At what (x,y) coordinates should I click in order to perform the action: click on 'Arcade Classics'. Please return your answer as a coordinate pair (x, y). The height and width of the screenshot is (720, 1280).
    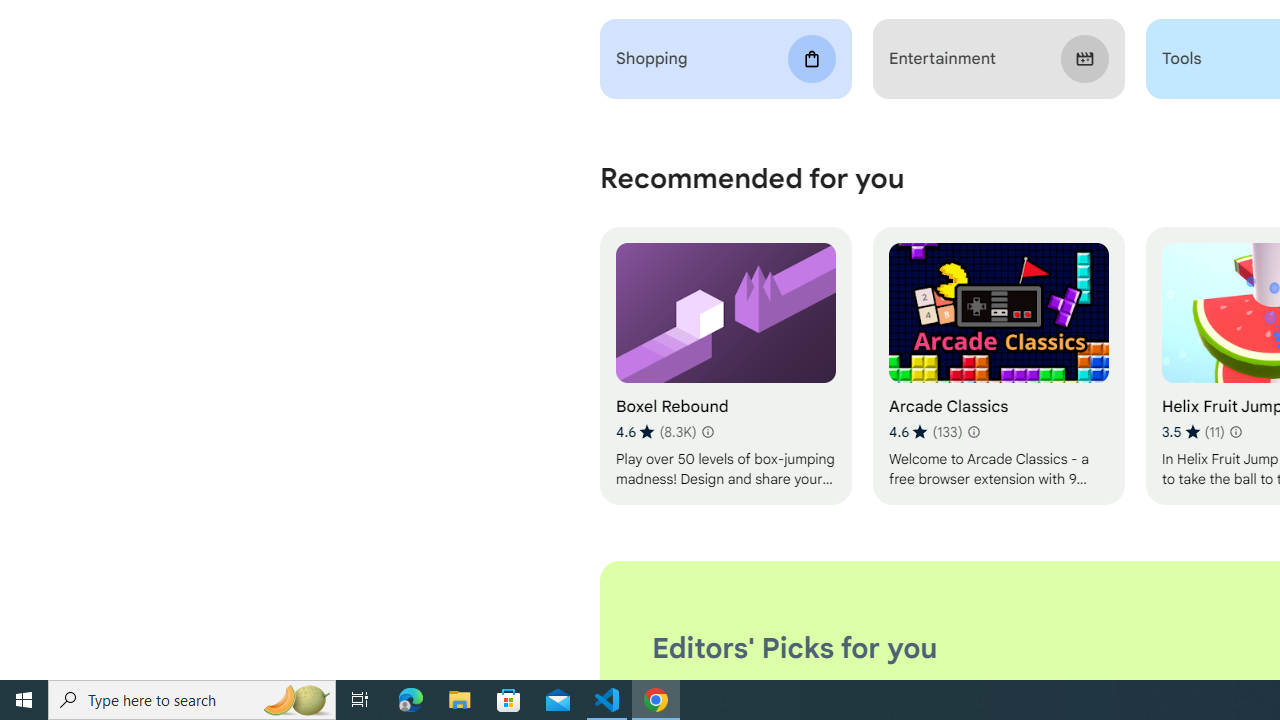
    Looking at the image, I should click on (998, 366).